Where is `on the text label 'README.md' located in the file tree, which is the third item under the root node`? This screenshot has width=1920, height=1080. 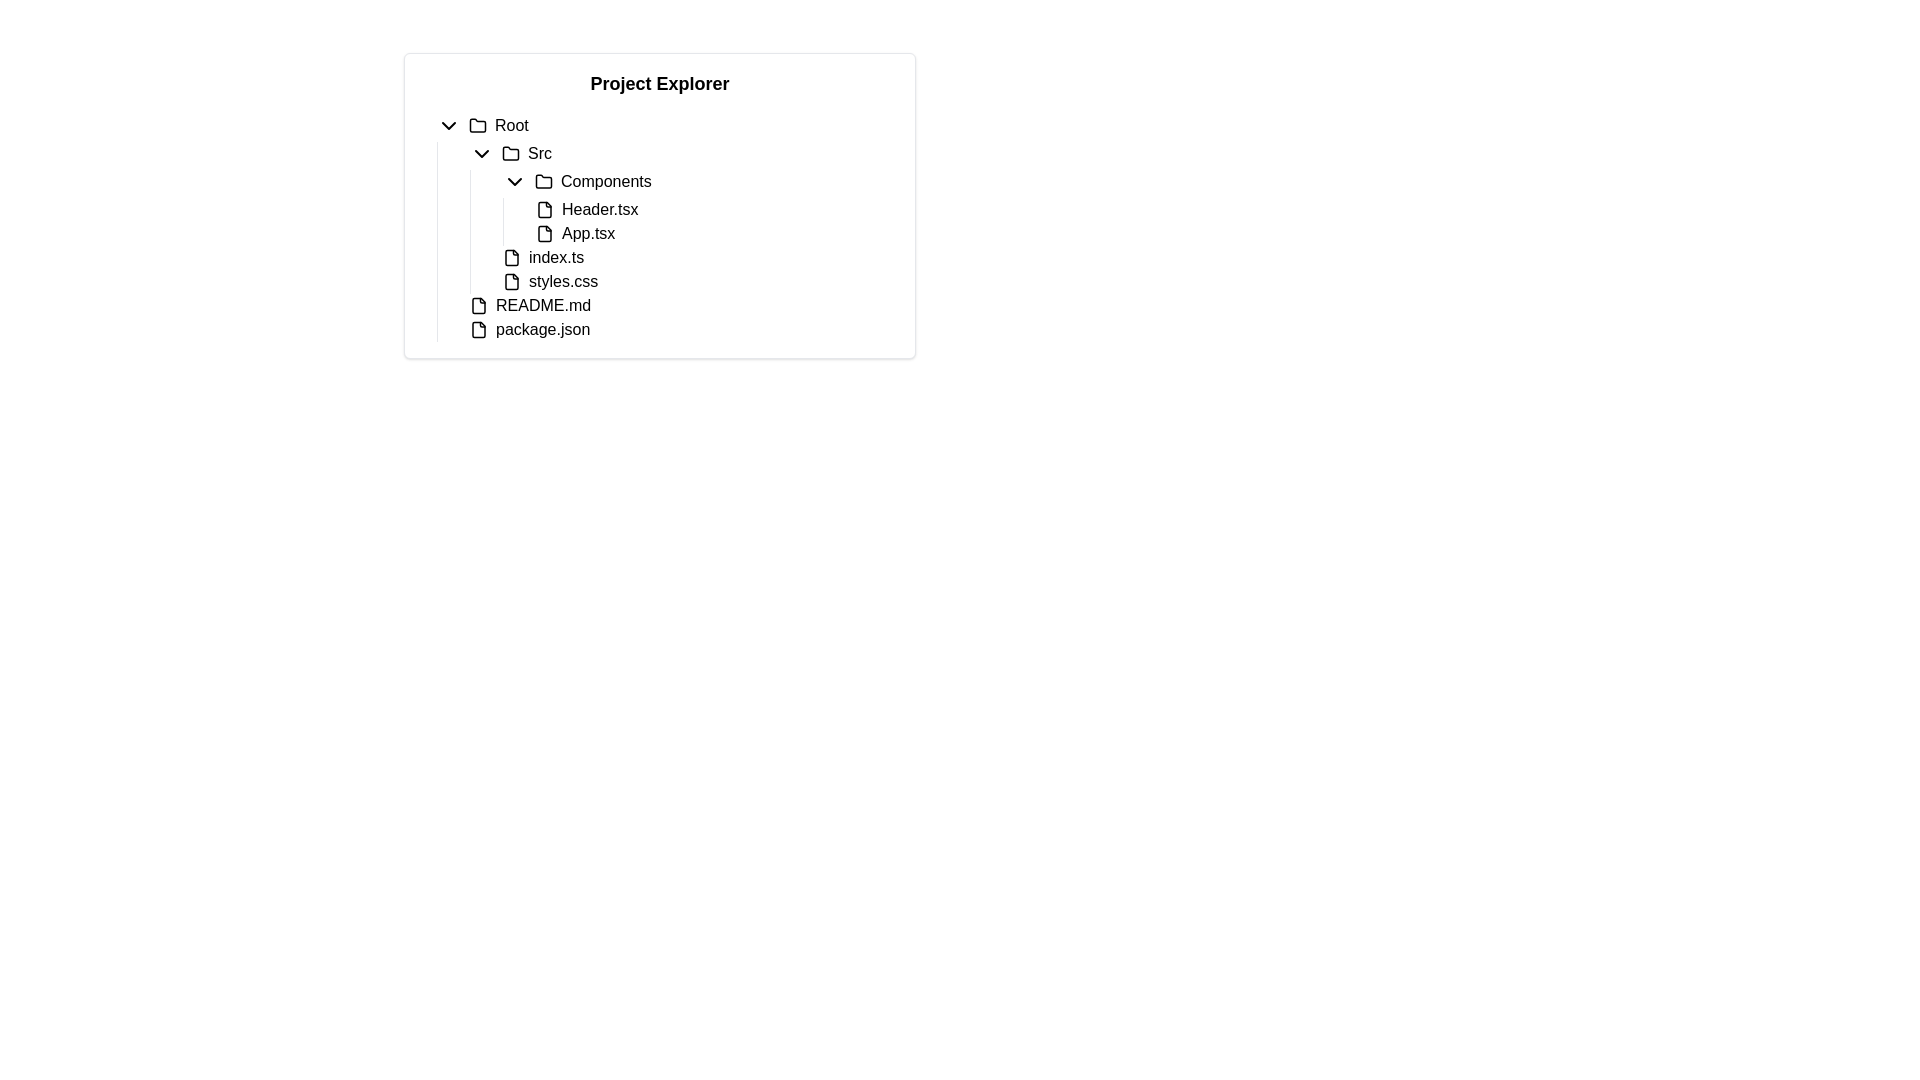 on the text label 'README.md' located in the file tree, which is the third item under the root node is located at coordinates (543, 305).